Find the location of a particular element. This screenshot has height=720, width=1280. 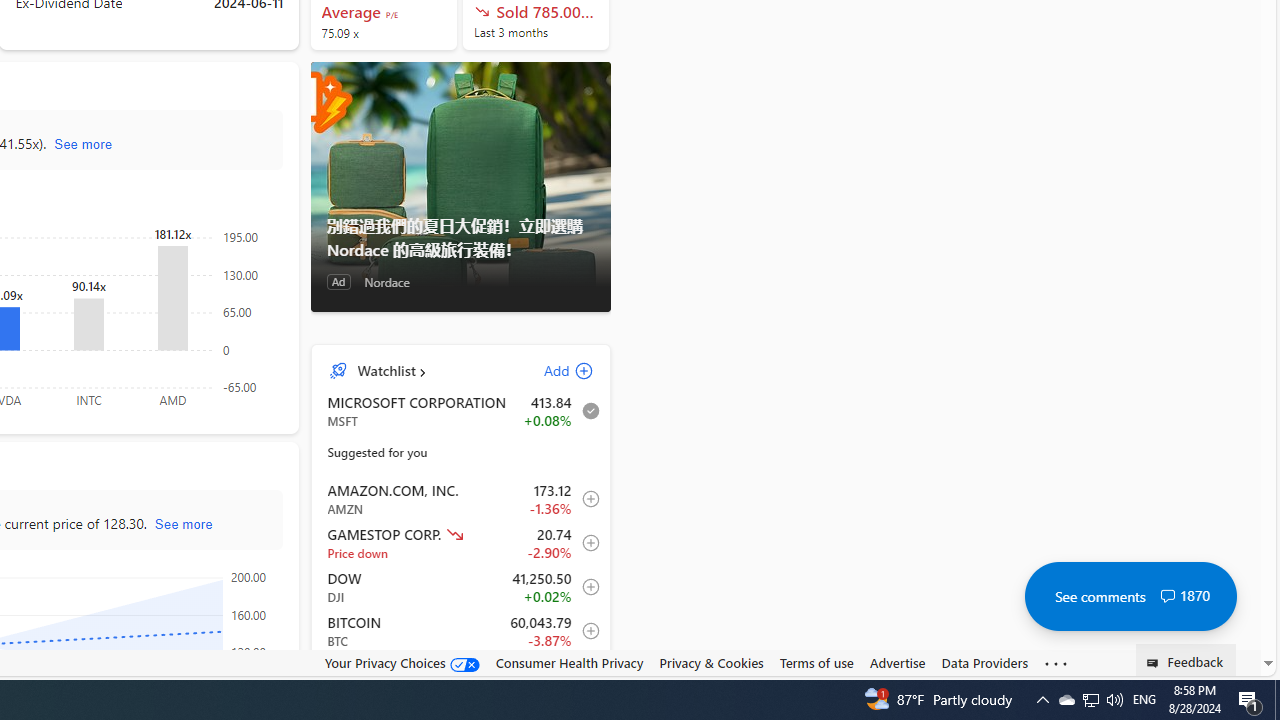

'GME GAMESTOP CORP. decrease 20.74 -0.62 -2.90% item1' is located at coordinates (460, 543).